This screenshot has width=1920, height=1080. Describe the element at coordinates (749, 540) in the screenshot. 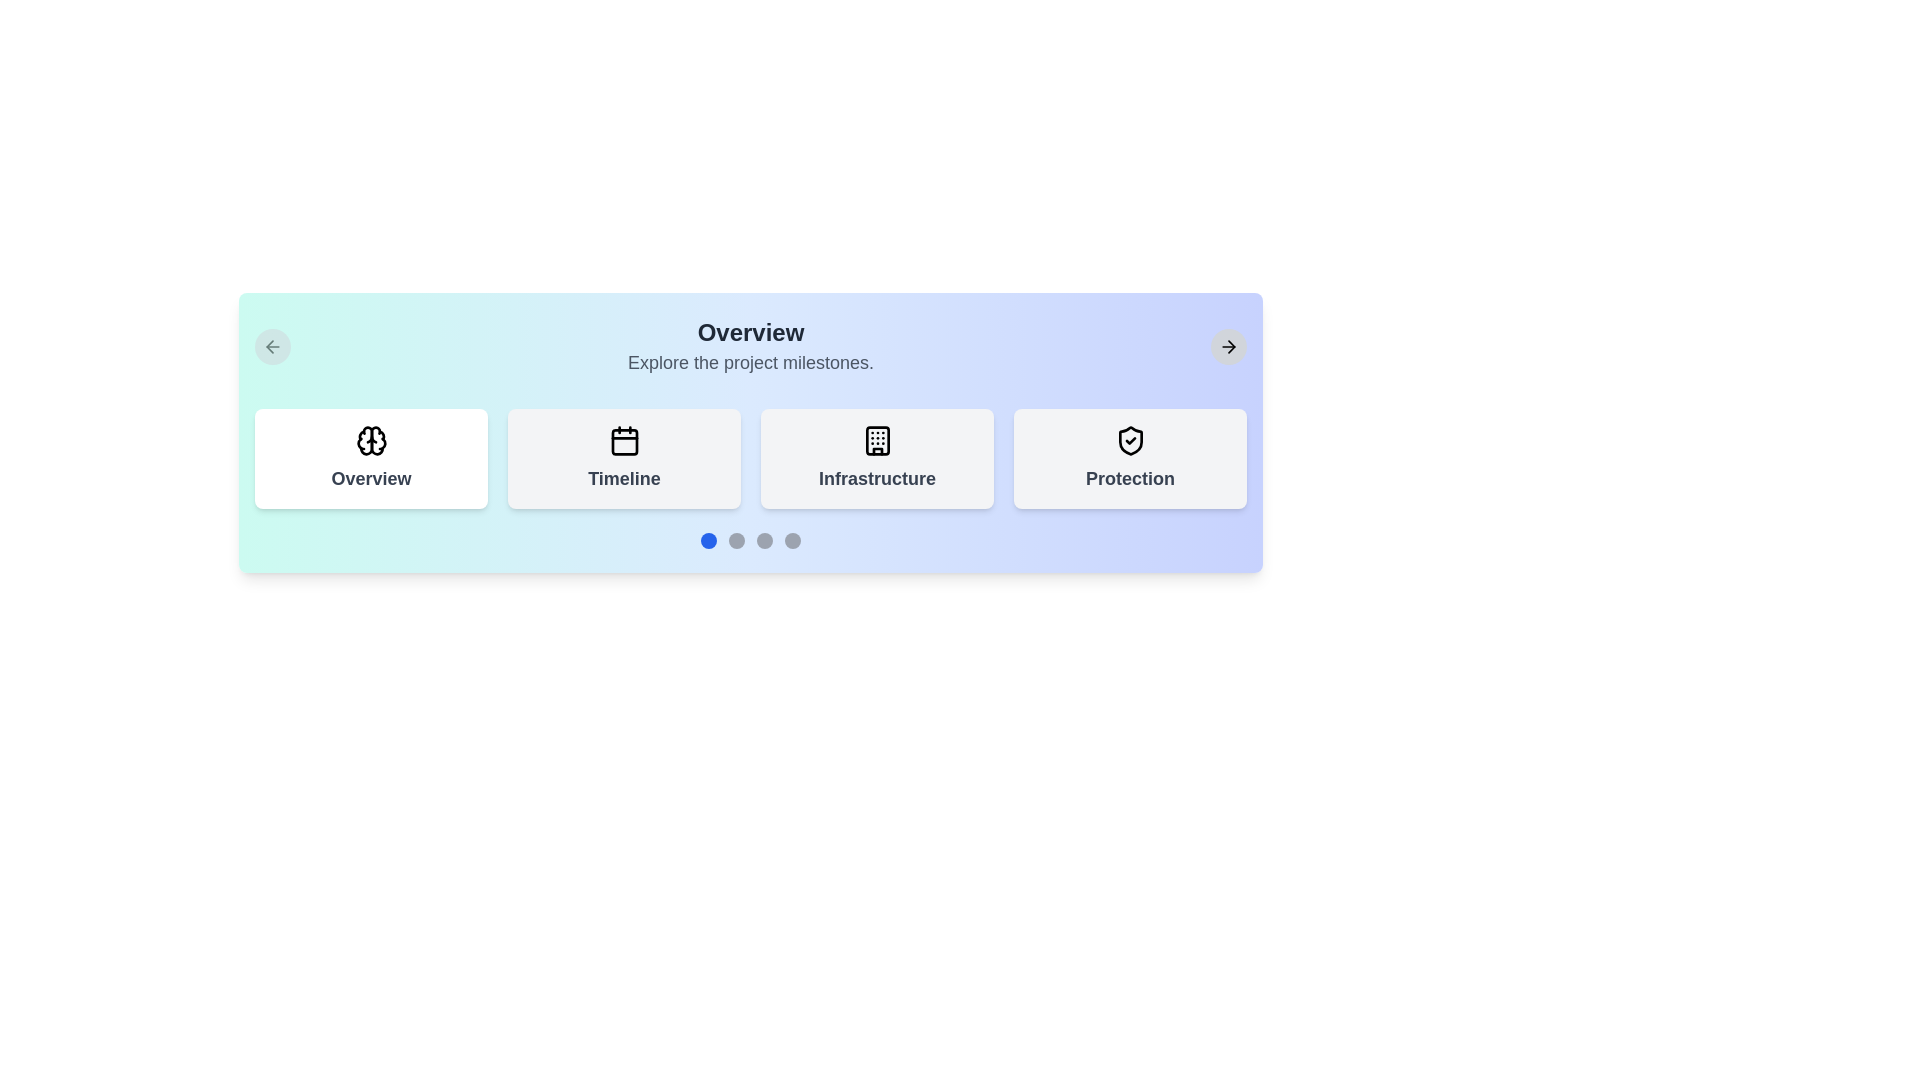

I see `the currently active dot in the pagination indicator located at the bottom of the card, which is centered below the section containing the 'Overview,' 'Timeline,' 'Infrastructure,' and 'Protection' options` at that location.